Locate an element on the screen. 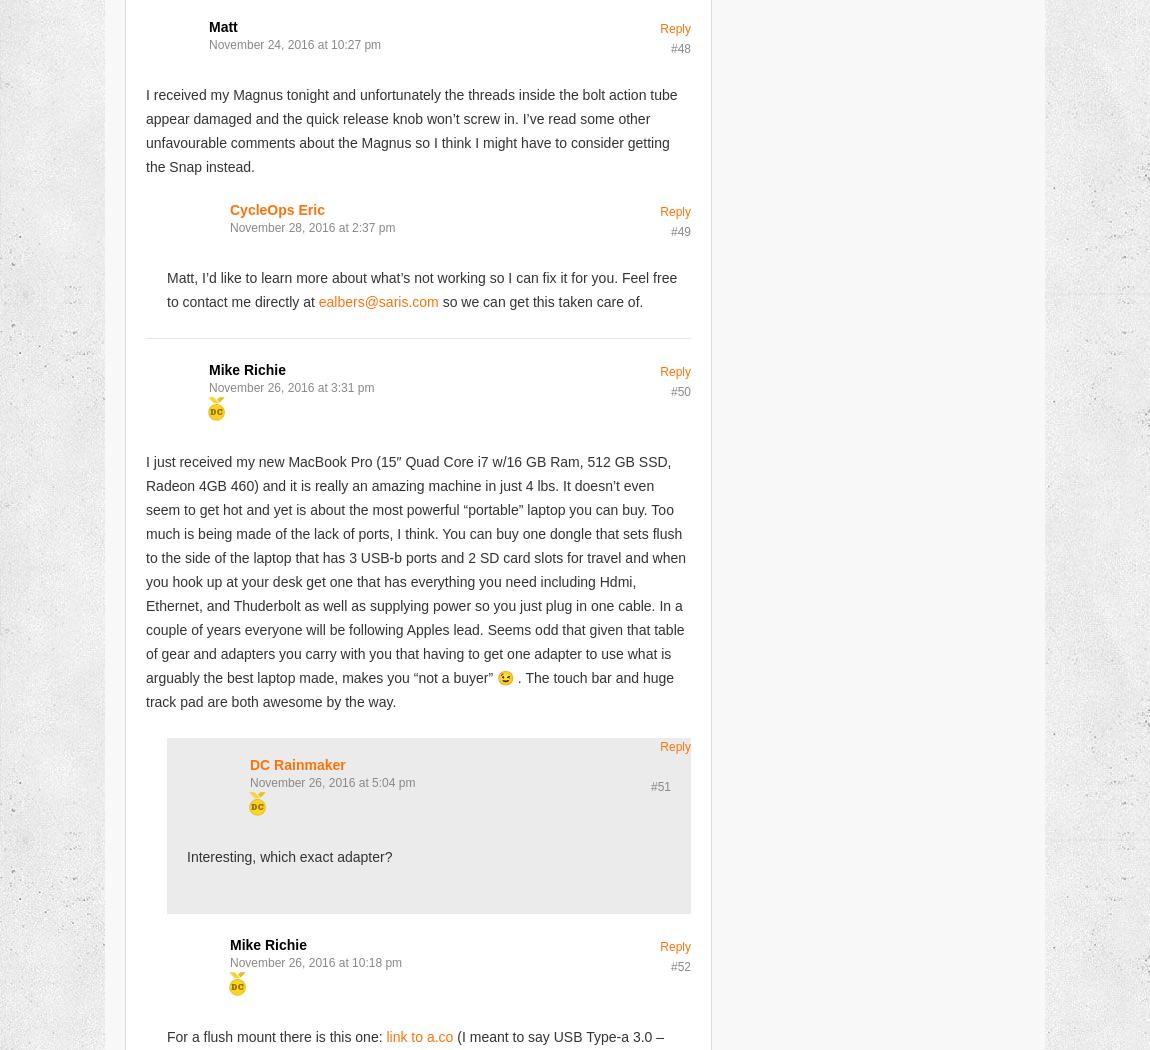 The image size is (1150, 1050). 'For a flush mount there is this one:' is located at coordinates (275, 1035).